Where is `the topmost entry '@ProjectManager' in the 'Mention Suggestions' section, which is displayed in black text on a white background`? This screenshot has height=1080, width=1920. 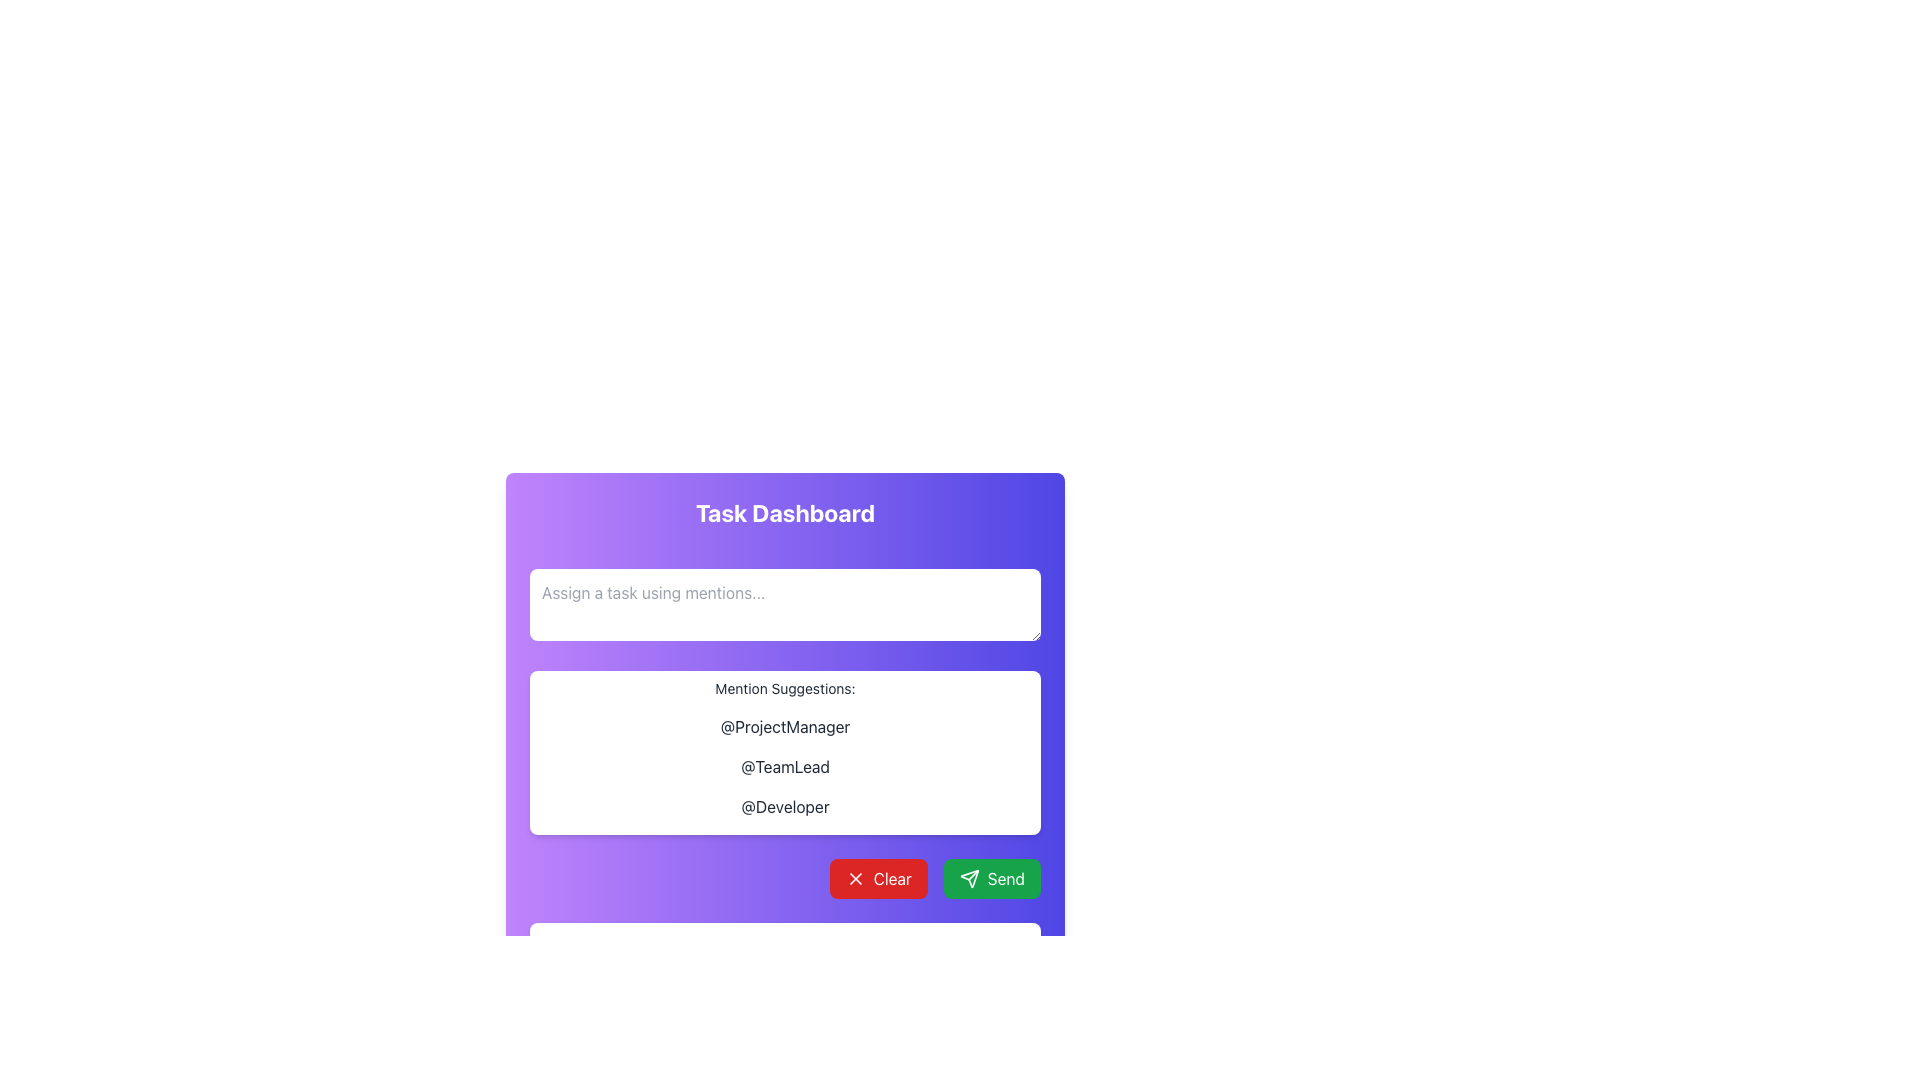 the topmost entry '@ProjectManager' in the 'Mention Suggestions' section, which is displayed in black text on a white background is located at coordinates (784, 726).